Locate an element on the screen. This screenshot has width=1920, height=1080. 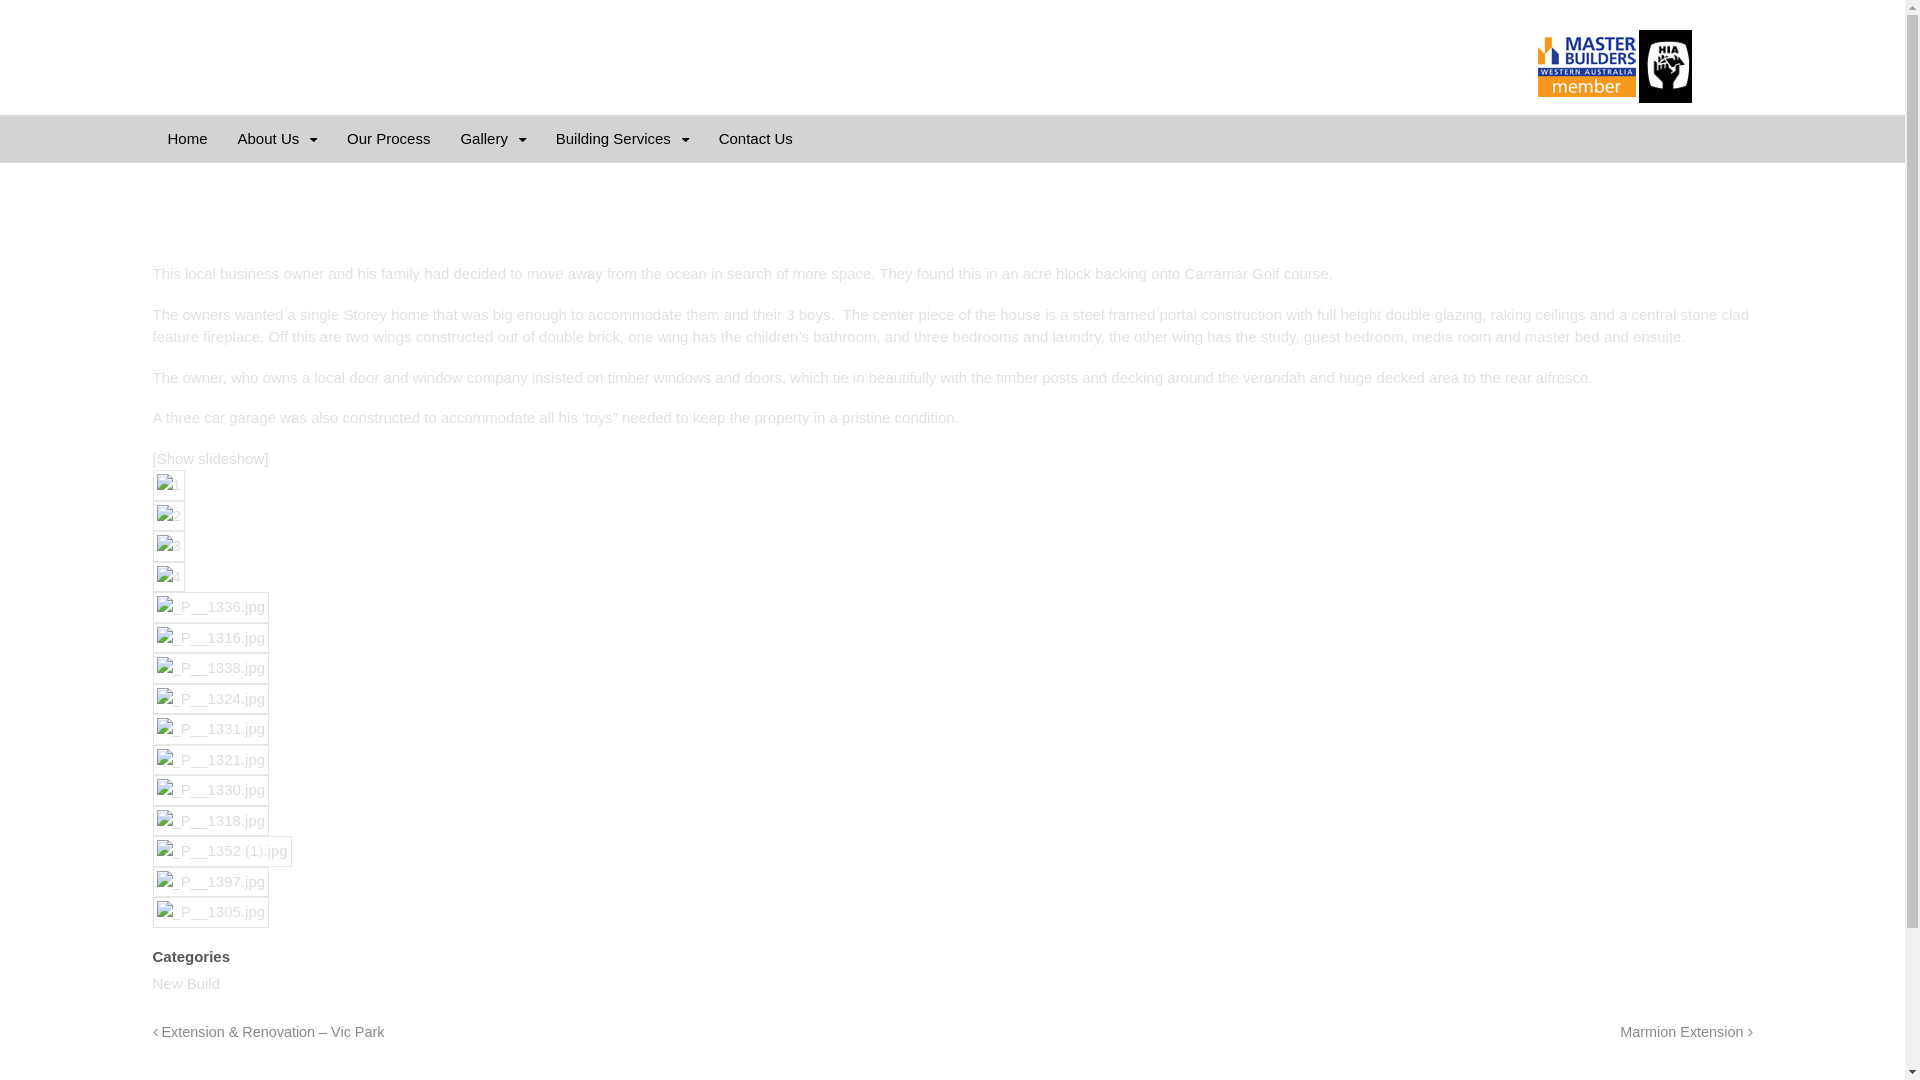
'_P__1324.jpg' is located at coordinates (151, 698).